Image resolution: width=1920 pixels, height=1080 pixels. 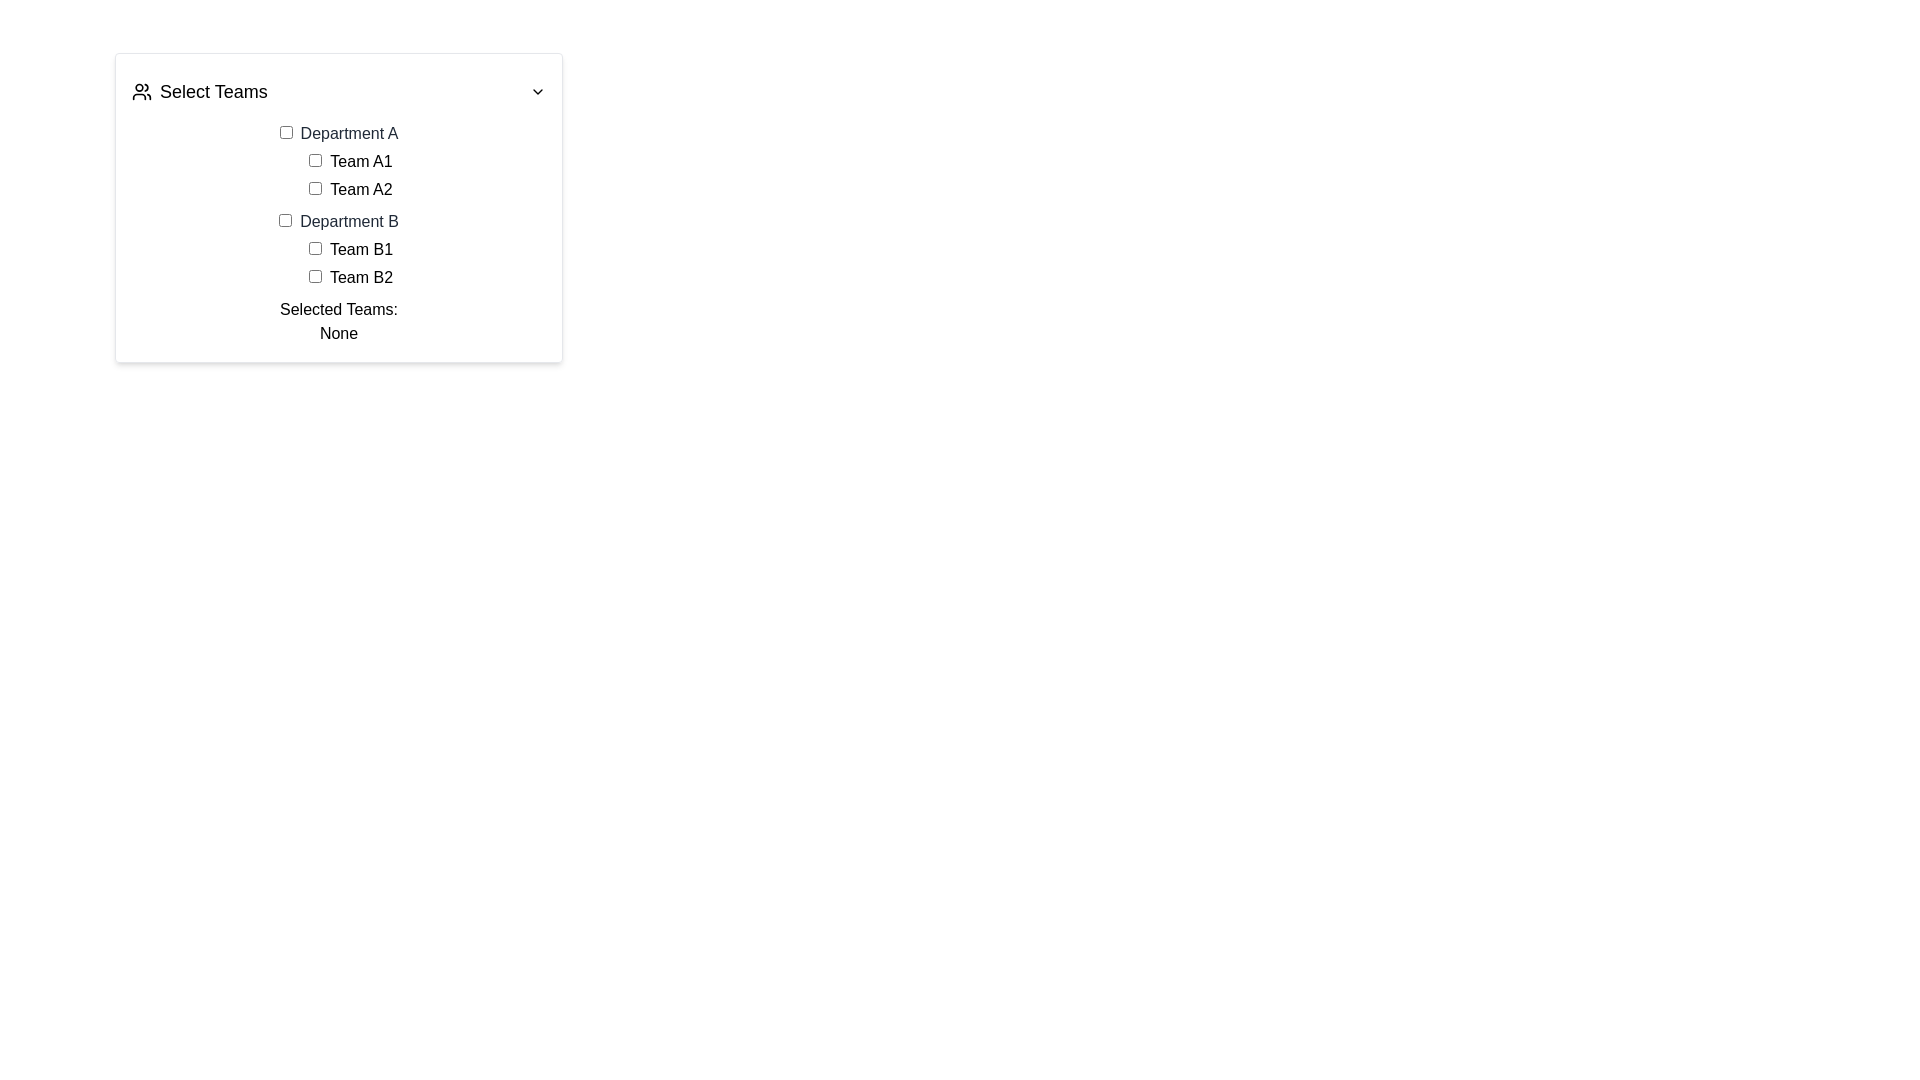 I want to click on the team icon located to the left of the 'Select Teams' text, which visually represents the concept of a 'team' or 'group', so click(x=141, y=92).